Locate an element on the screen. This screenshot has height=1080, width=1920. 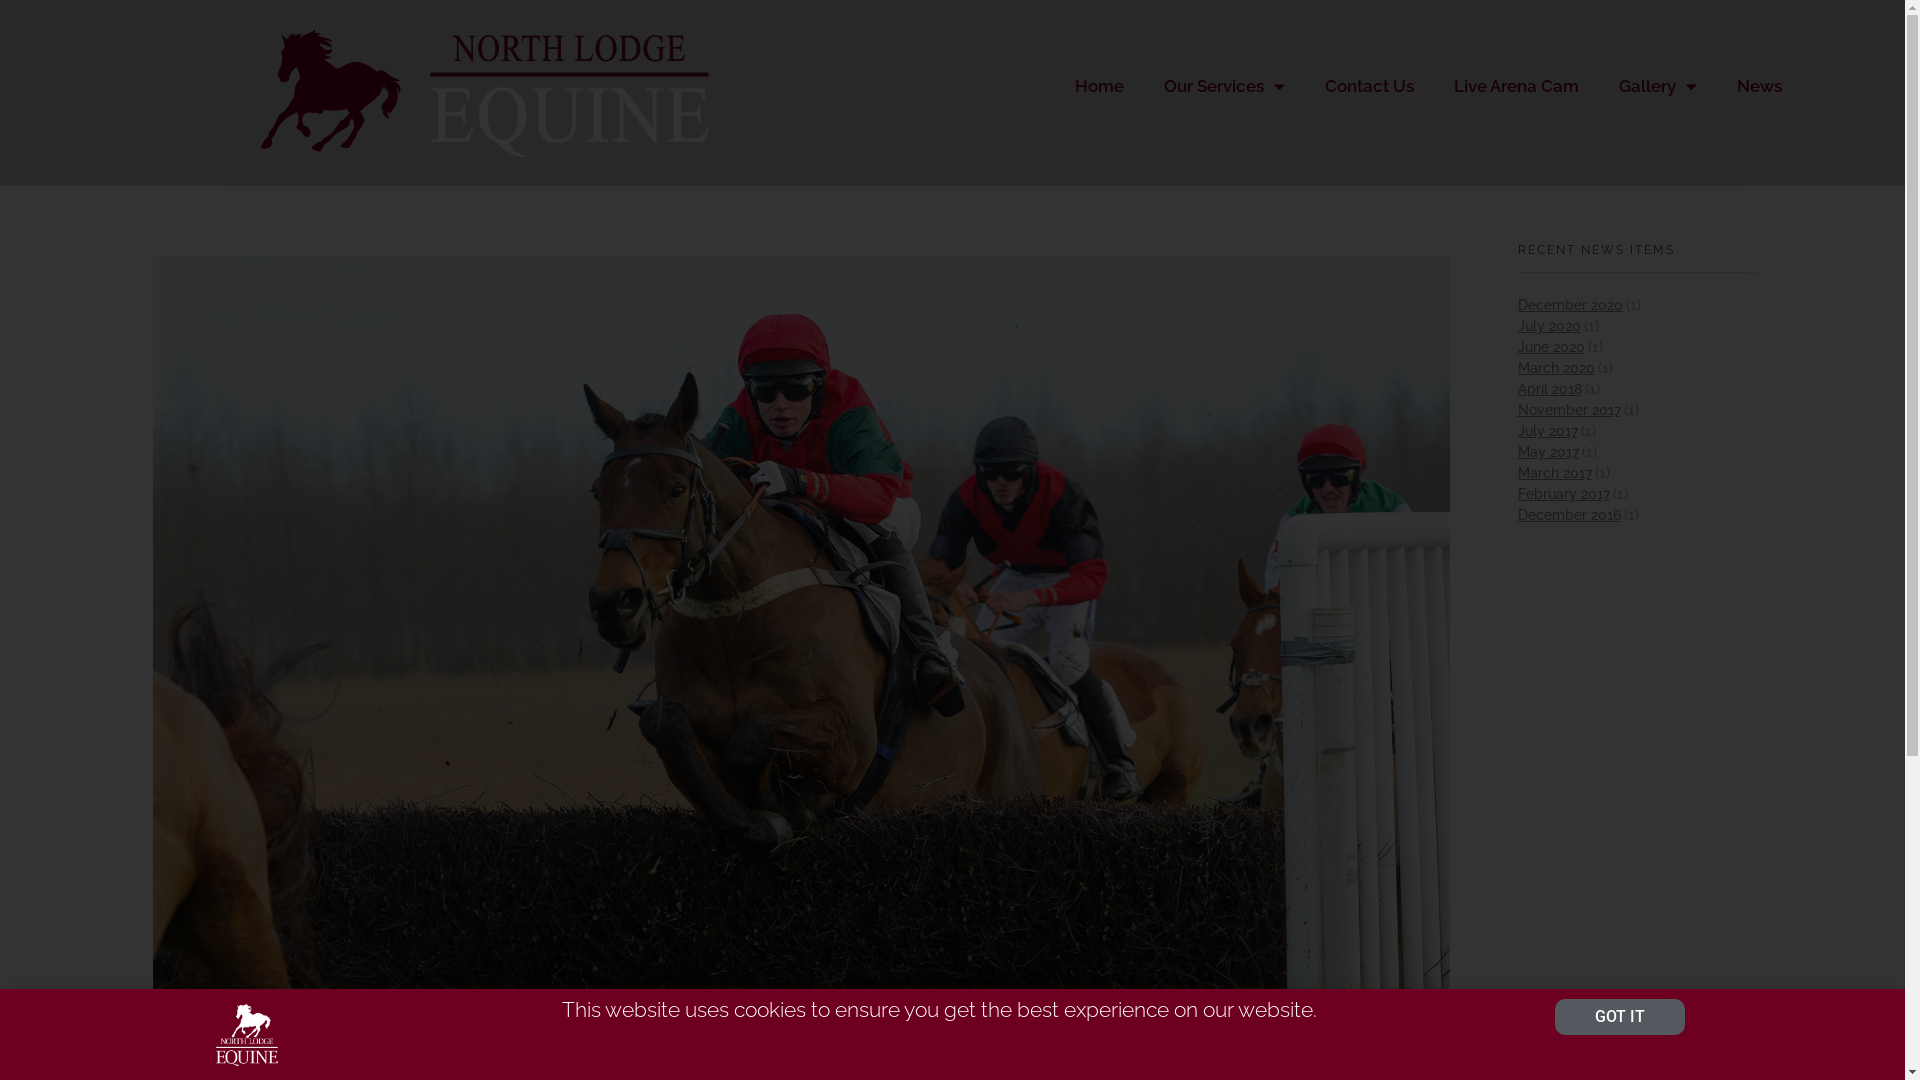
'GOT IT' is located at coordinates (1620, 1017).